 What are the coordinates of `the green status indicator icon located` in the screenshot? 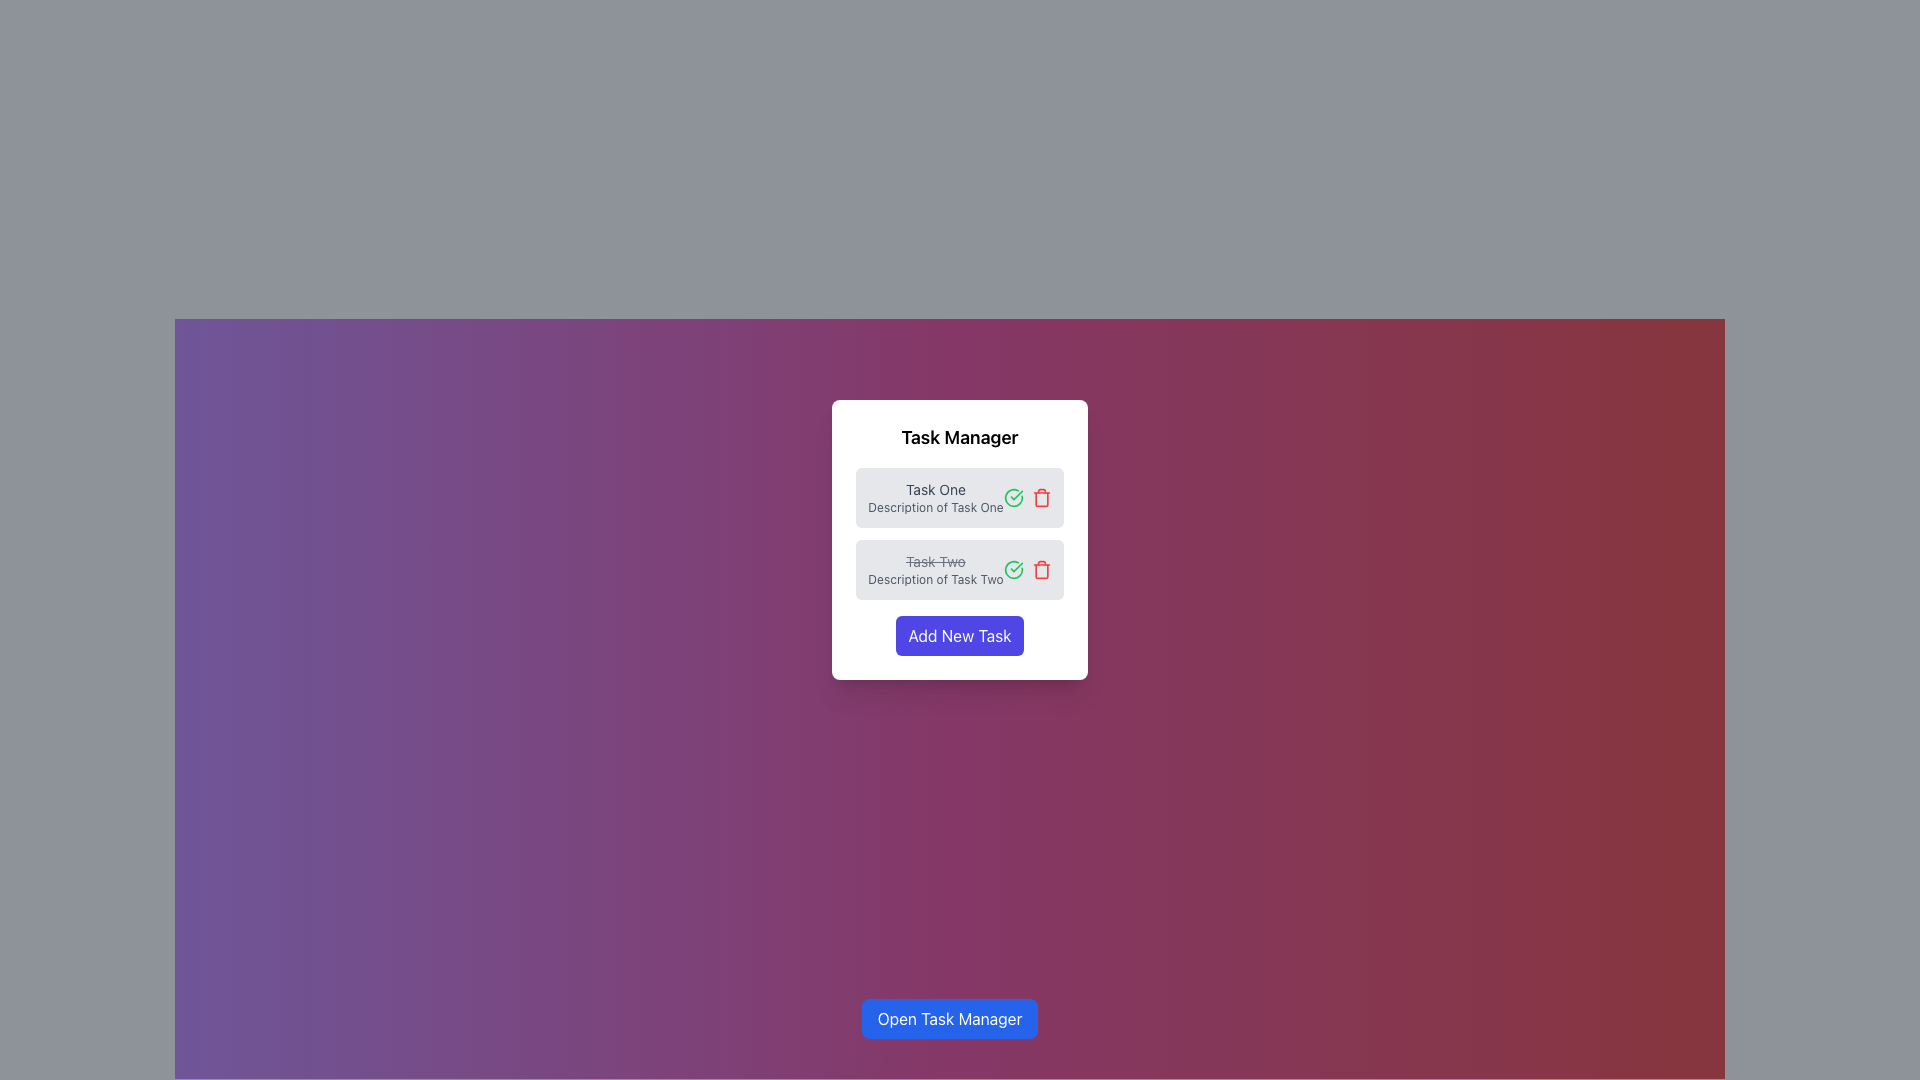 It's located at (1013, 496).